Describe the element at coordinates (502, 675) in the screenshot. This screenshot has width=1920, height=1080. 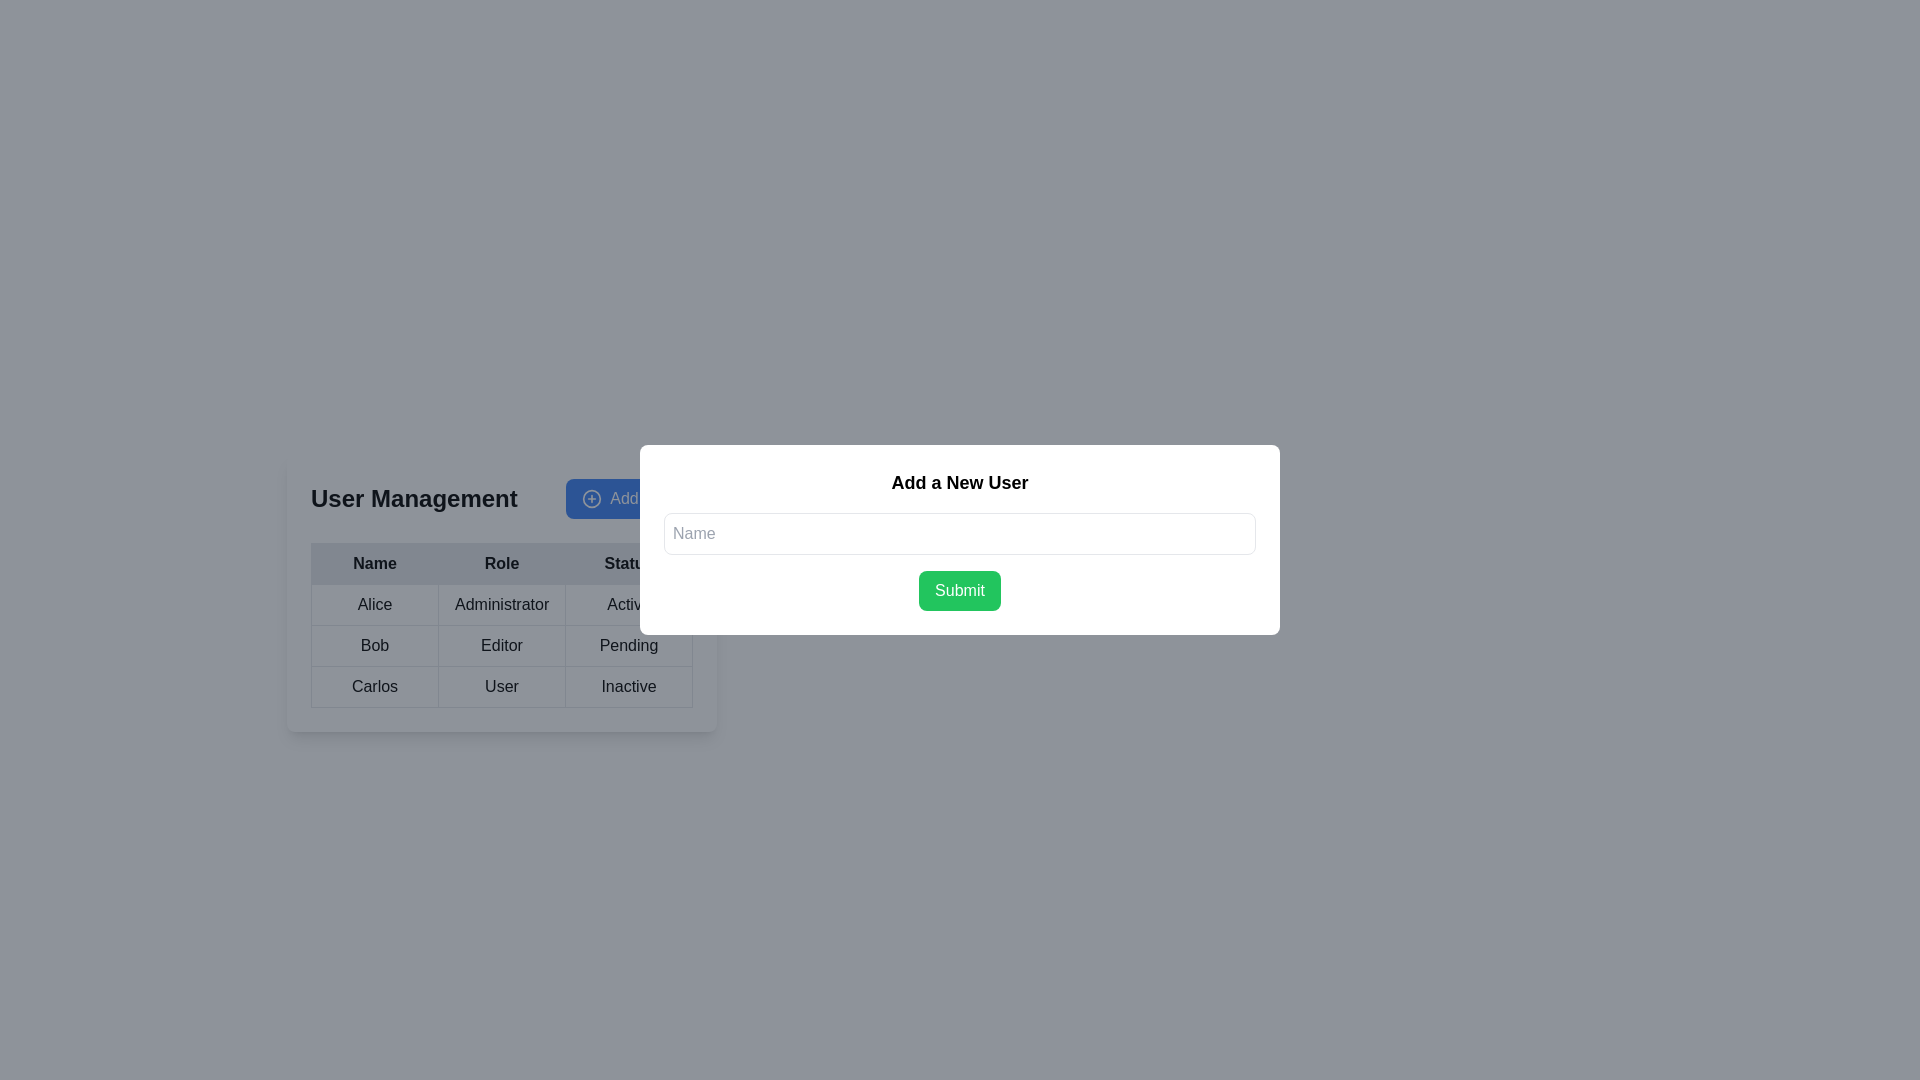
I see `the 'Role' cell displaying 'User' for the user 'Carlos'` at that location.